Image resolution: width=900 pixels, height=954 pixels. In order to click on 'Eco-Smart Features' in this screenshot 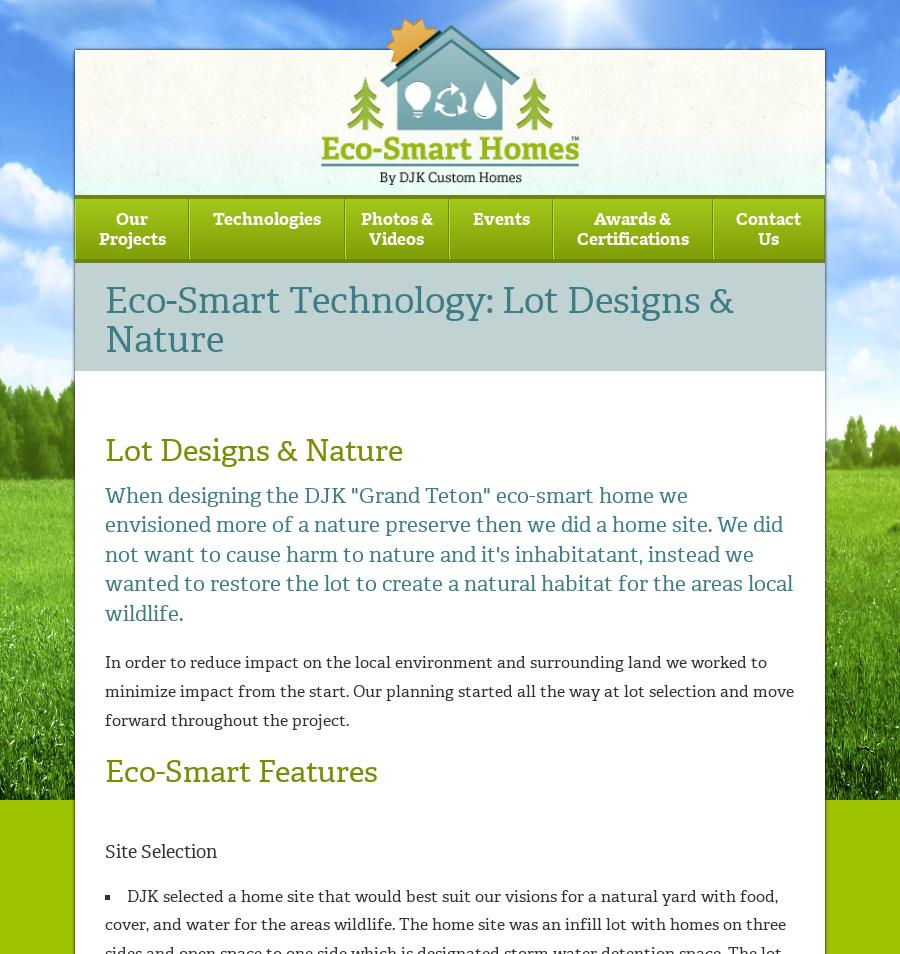, I will do `click(240, 771)`.